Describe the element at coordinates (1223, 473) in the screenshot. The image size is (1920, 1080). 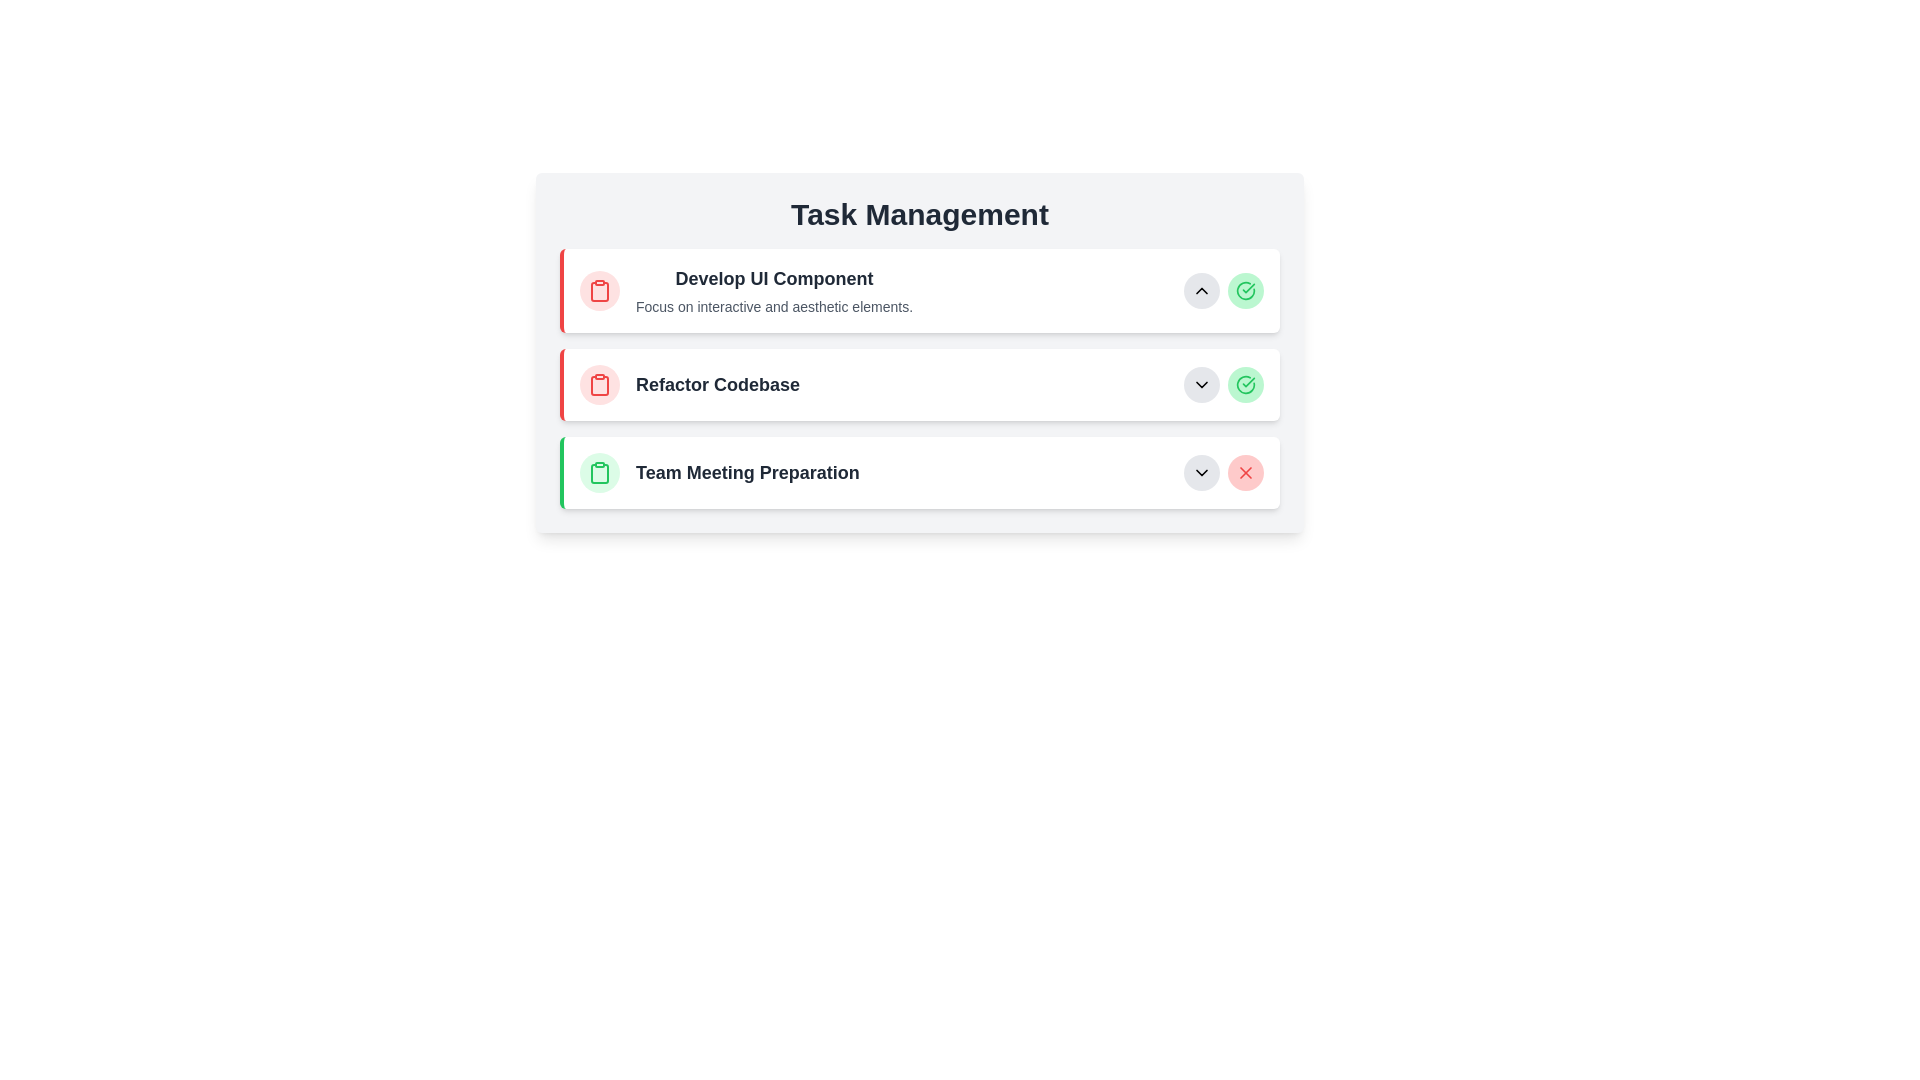
I see `the delete button located at the rightmost part of the 'Team Meeting Preparation' task row` at that location.